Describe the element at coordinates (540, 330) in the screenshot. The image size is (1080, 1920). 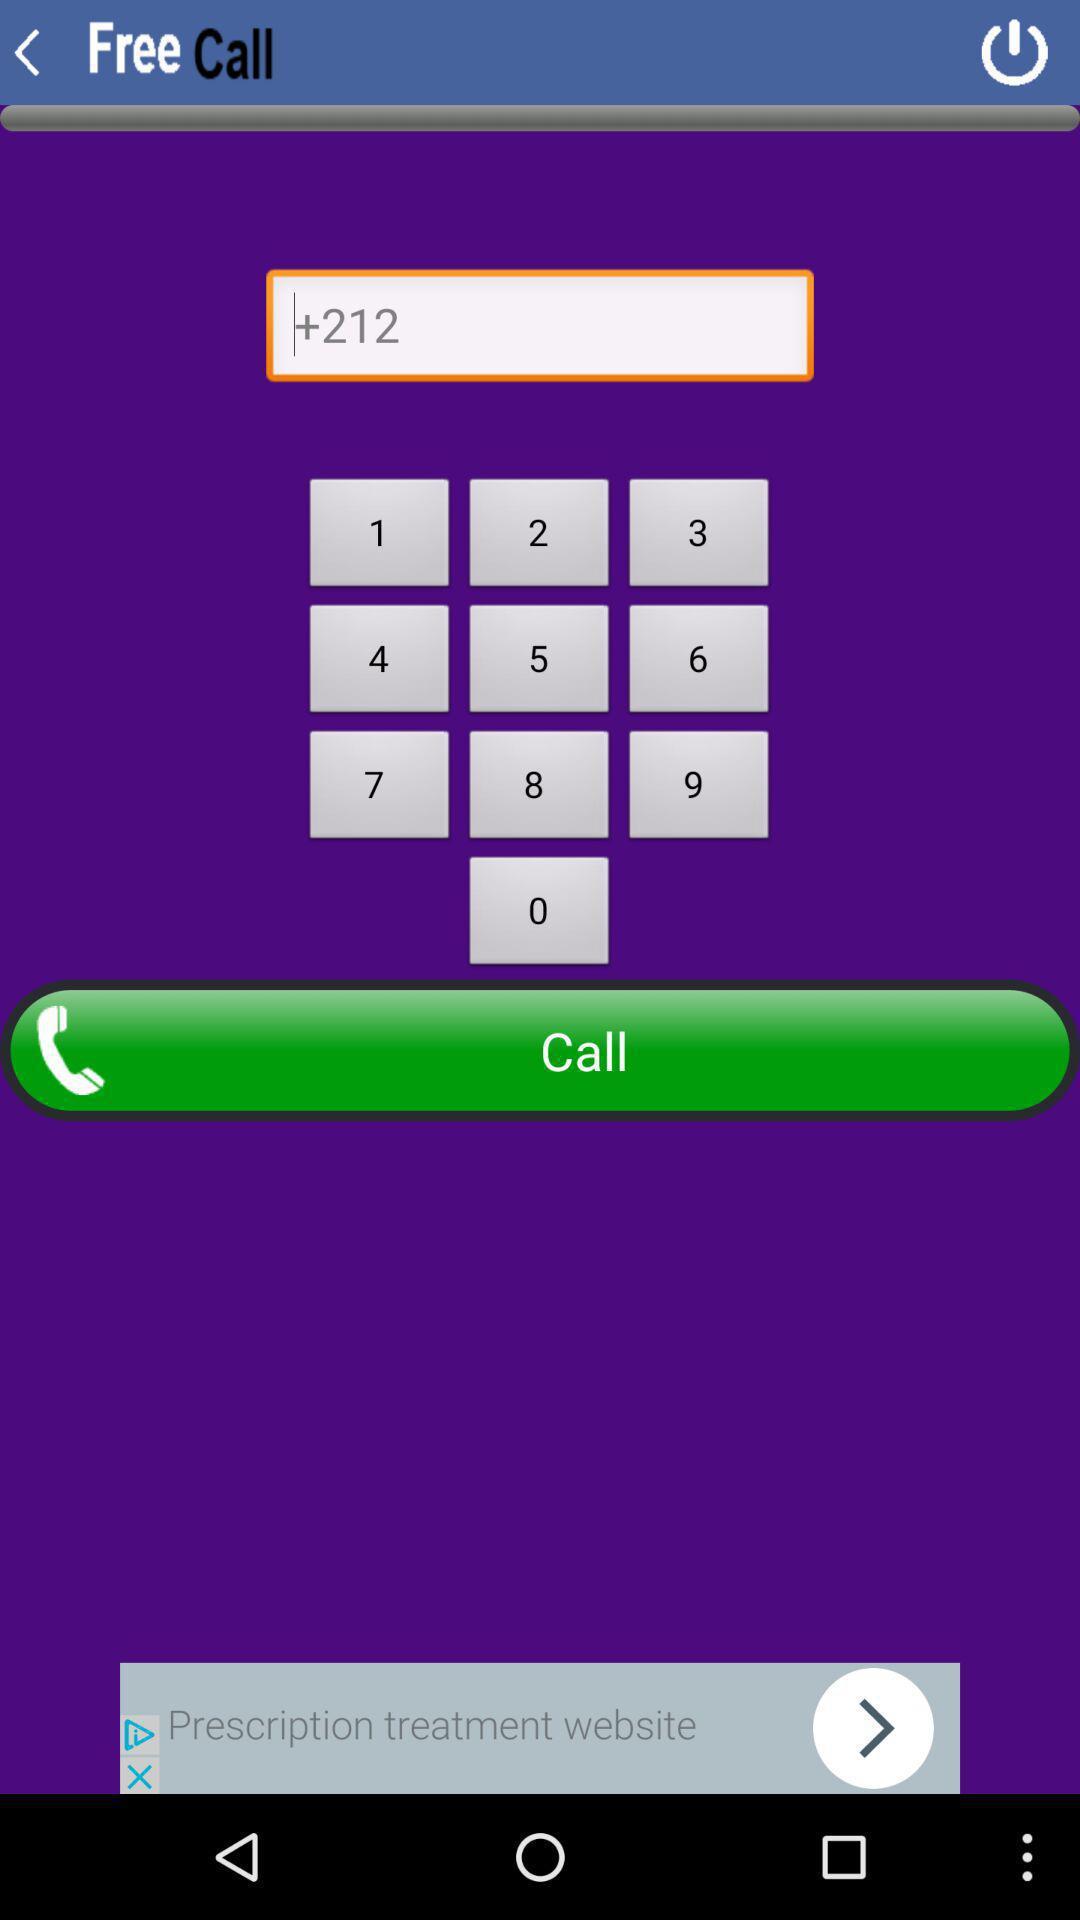
I see `go back` at that location.